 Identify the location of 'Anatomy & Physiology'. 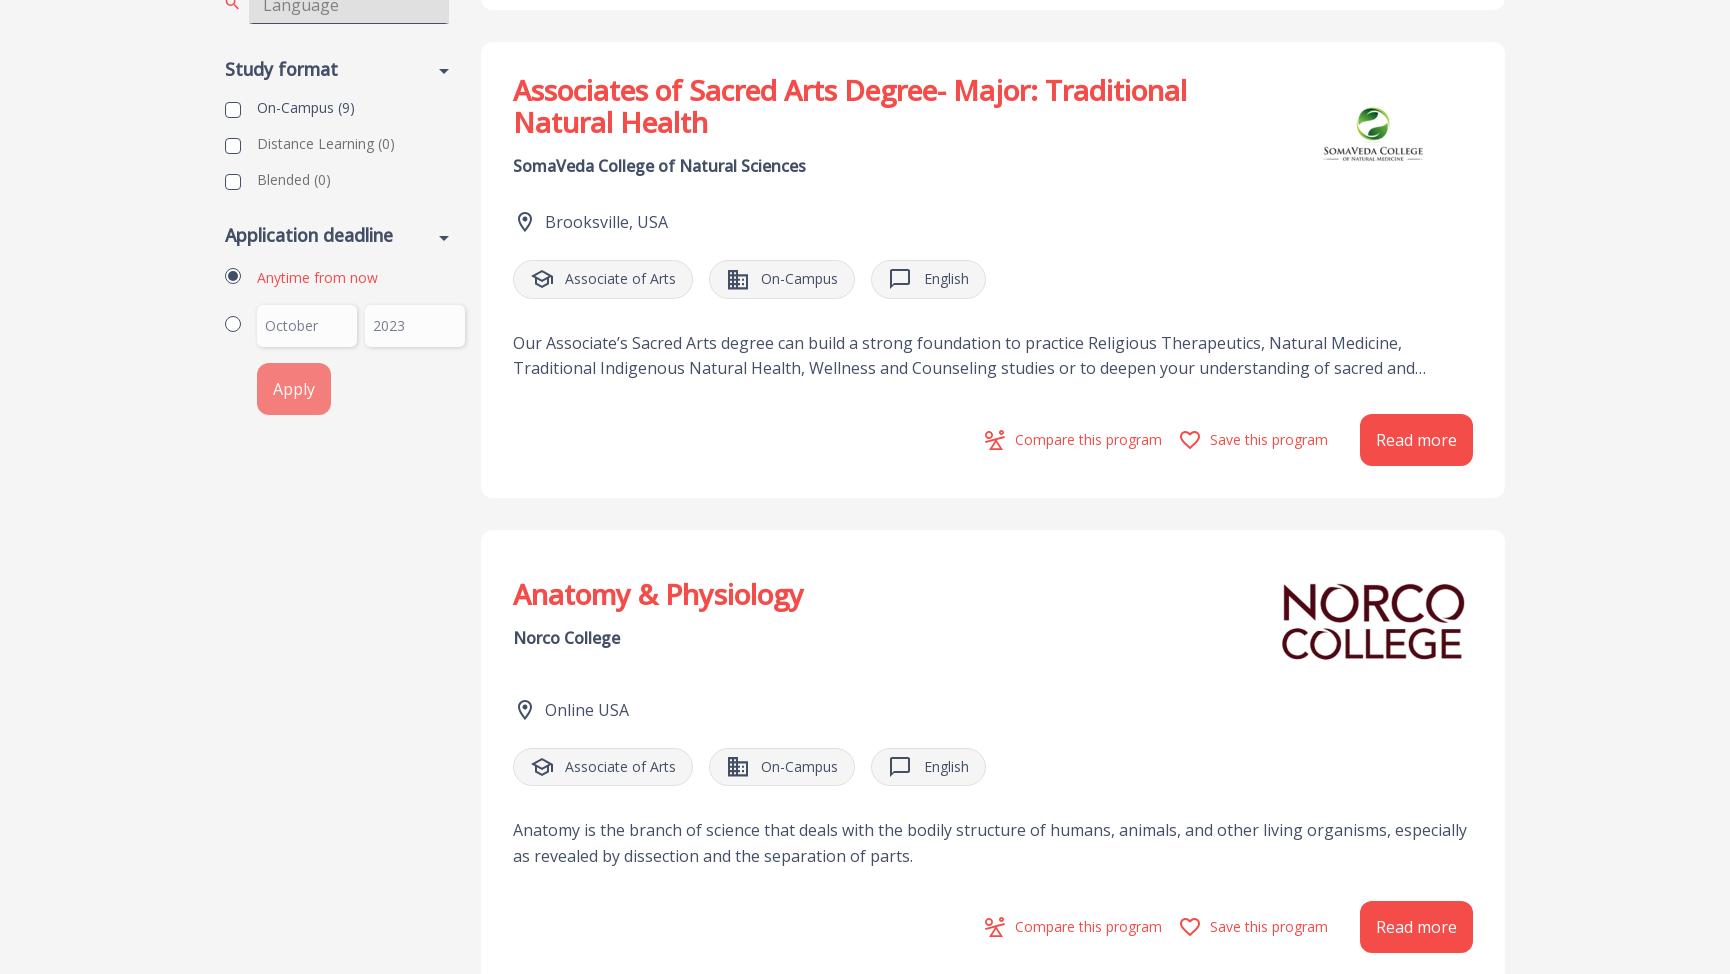
(658, 591).